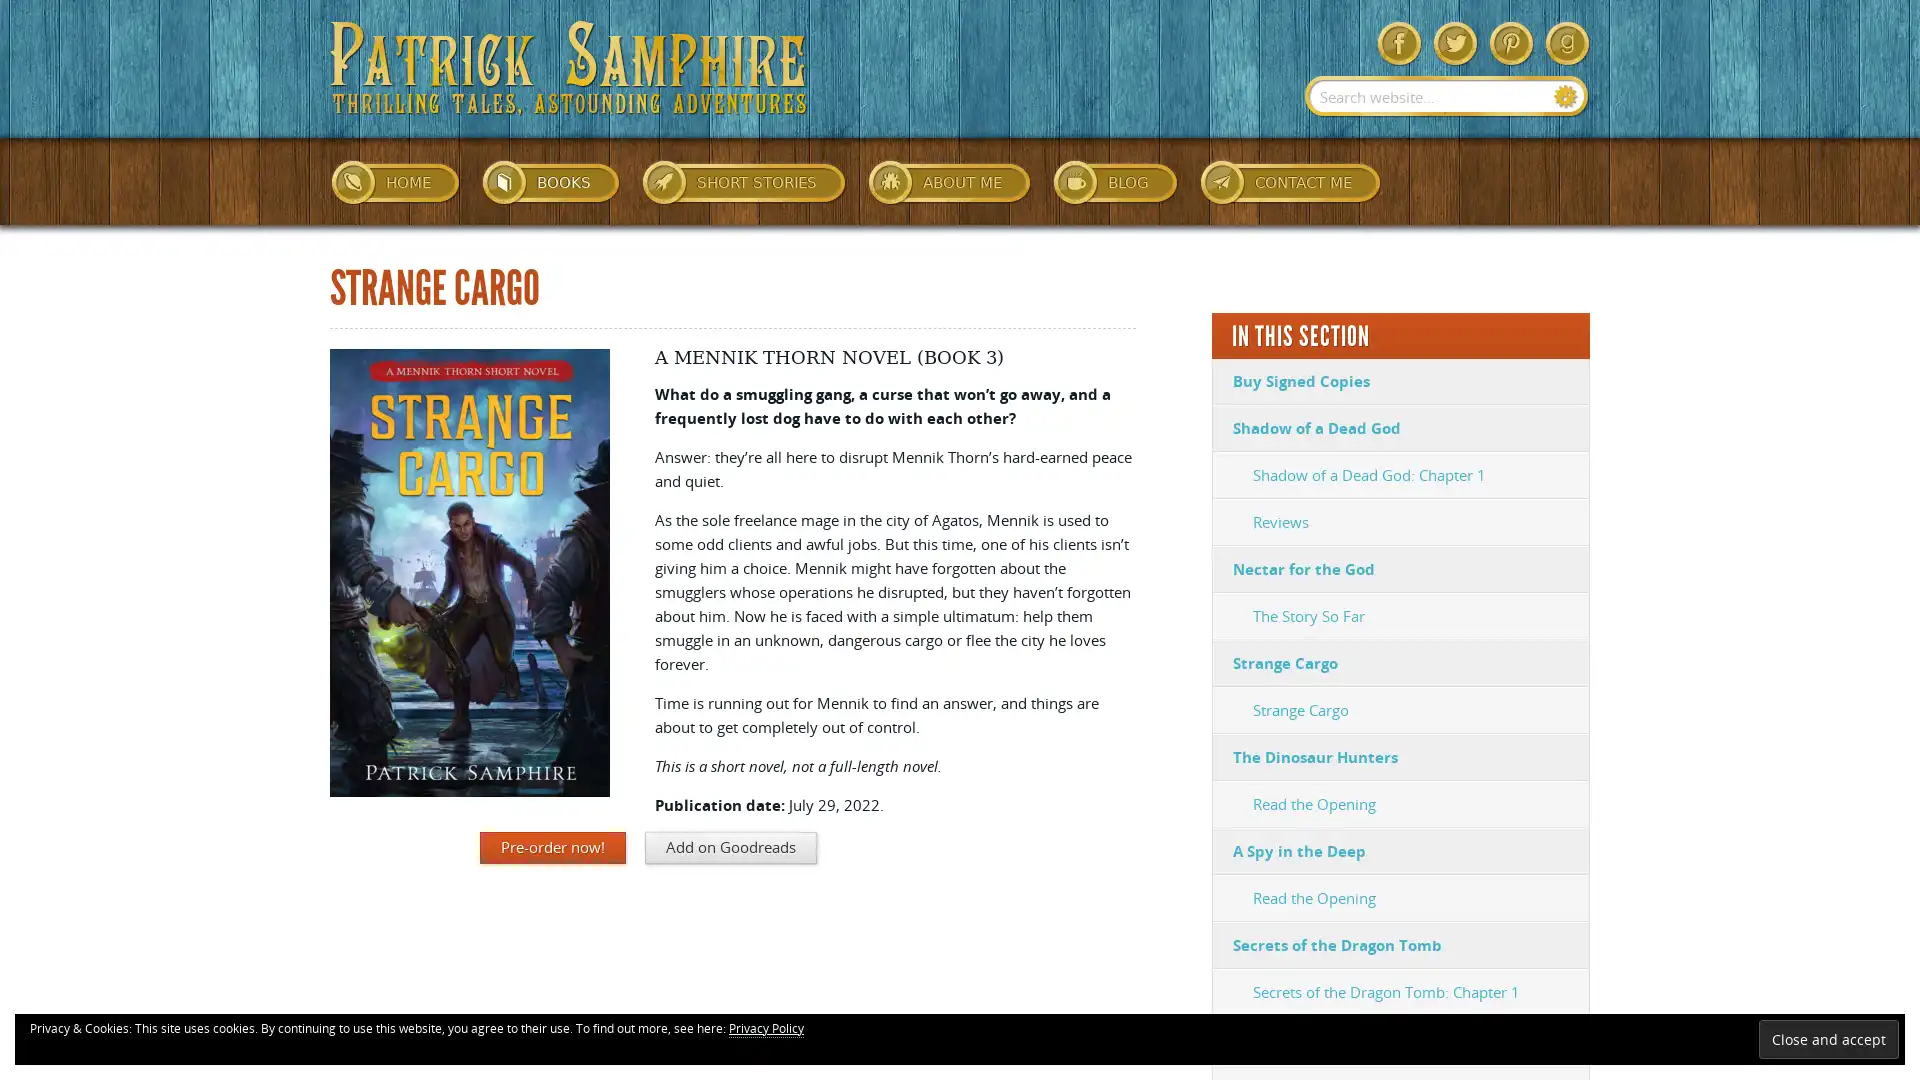 The height and width of the screenshot is (1080, 1920). Describe the element at coordinates (1565, 96) in the screenshot. I see `Search` at that location.